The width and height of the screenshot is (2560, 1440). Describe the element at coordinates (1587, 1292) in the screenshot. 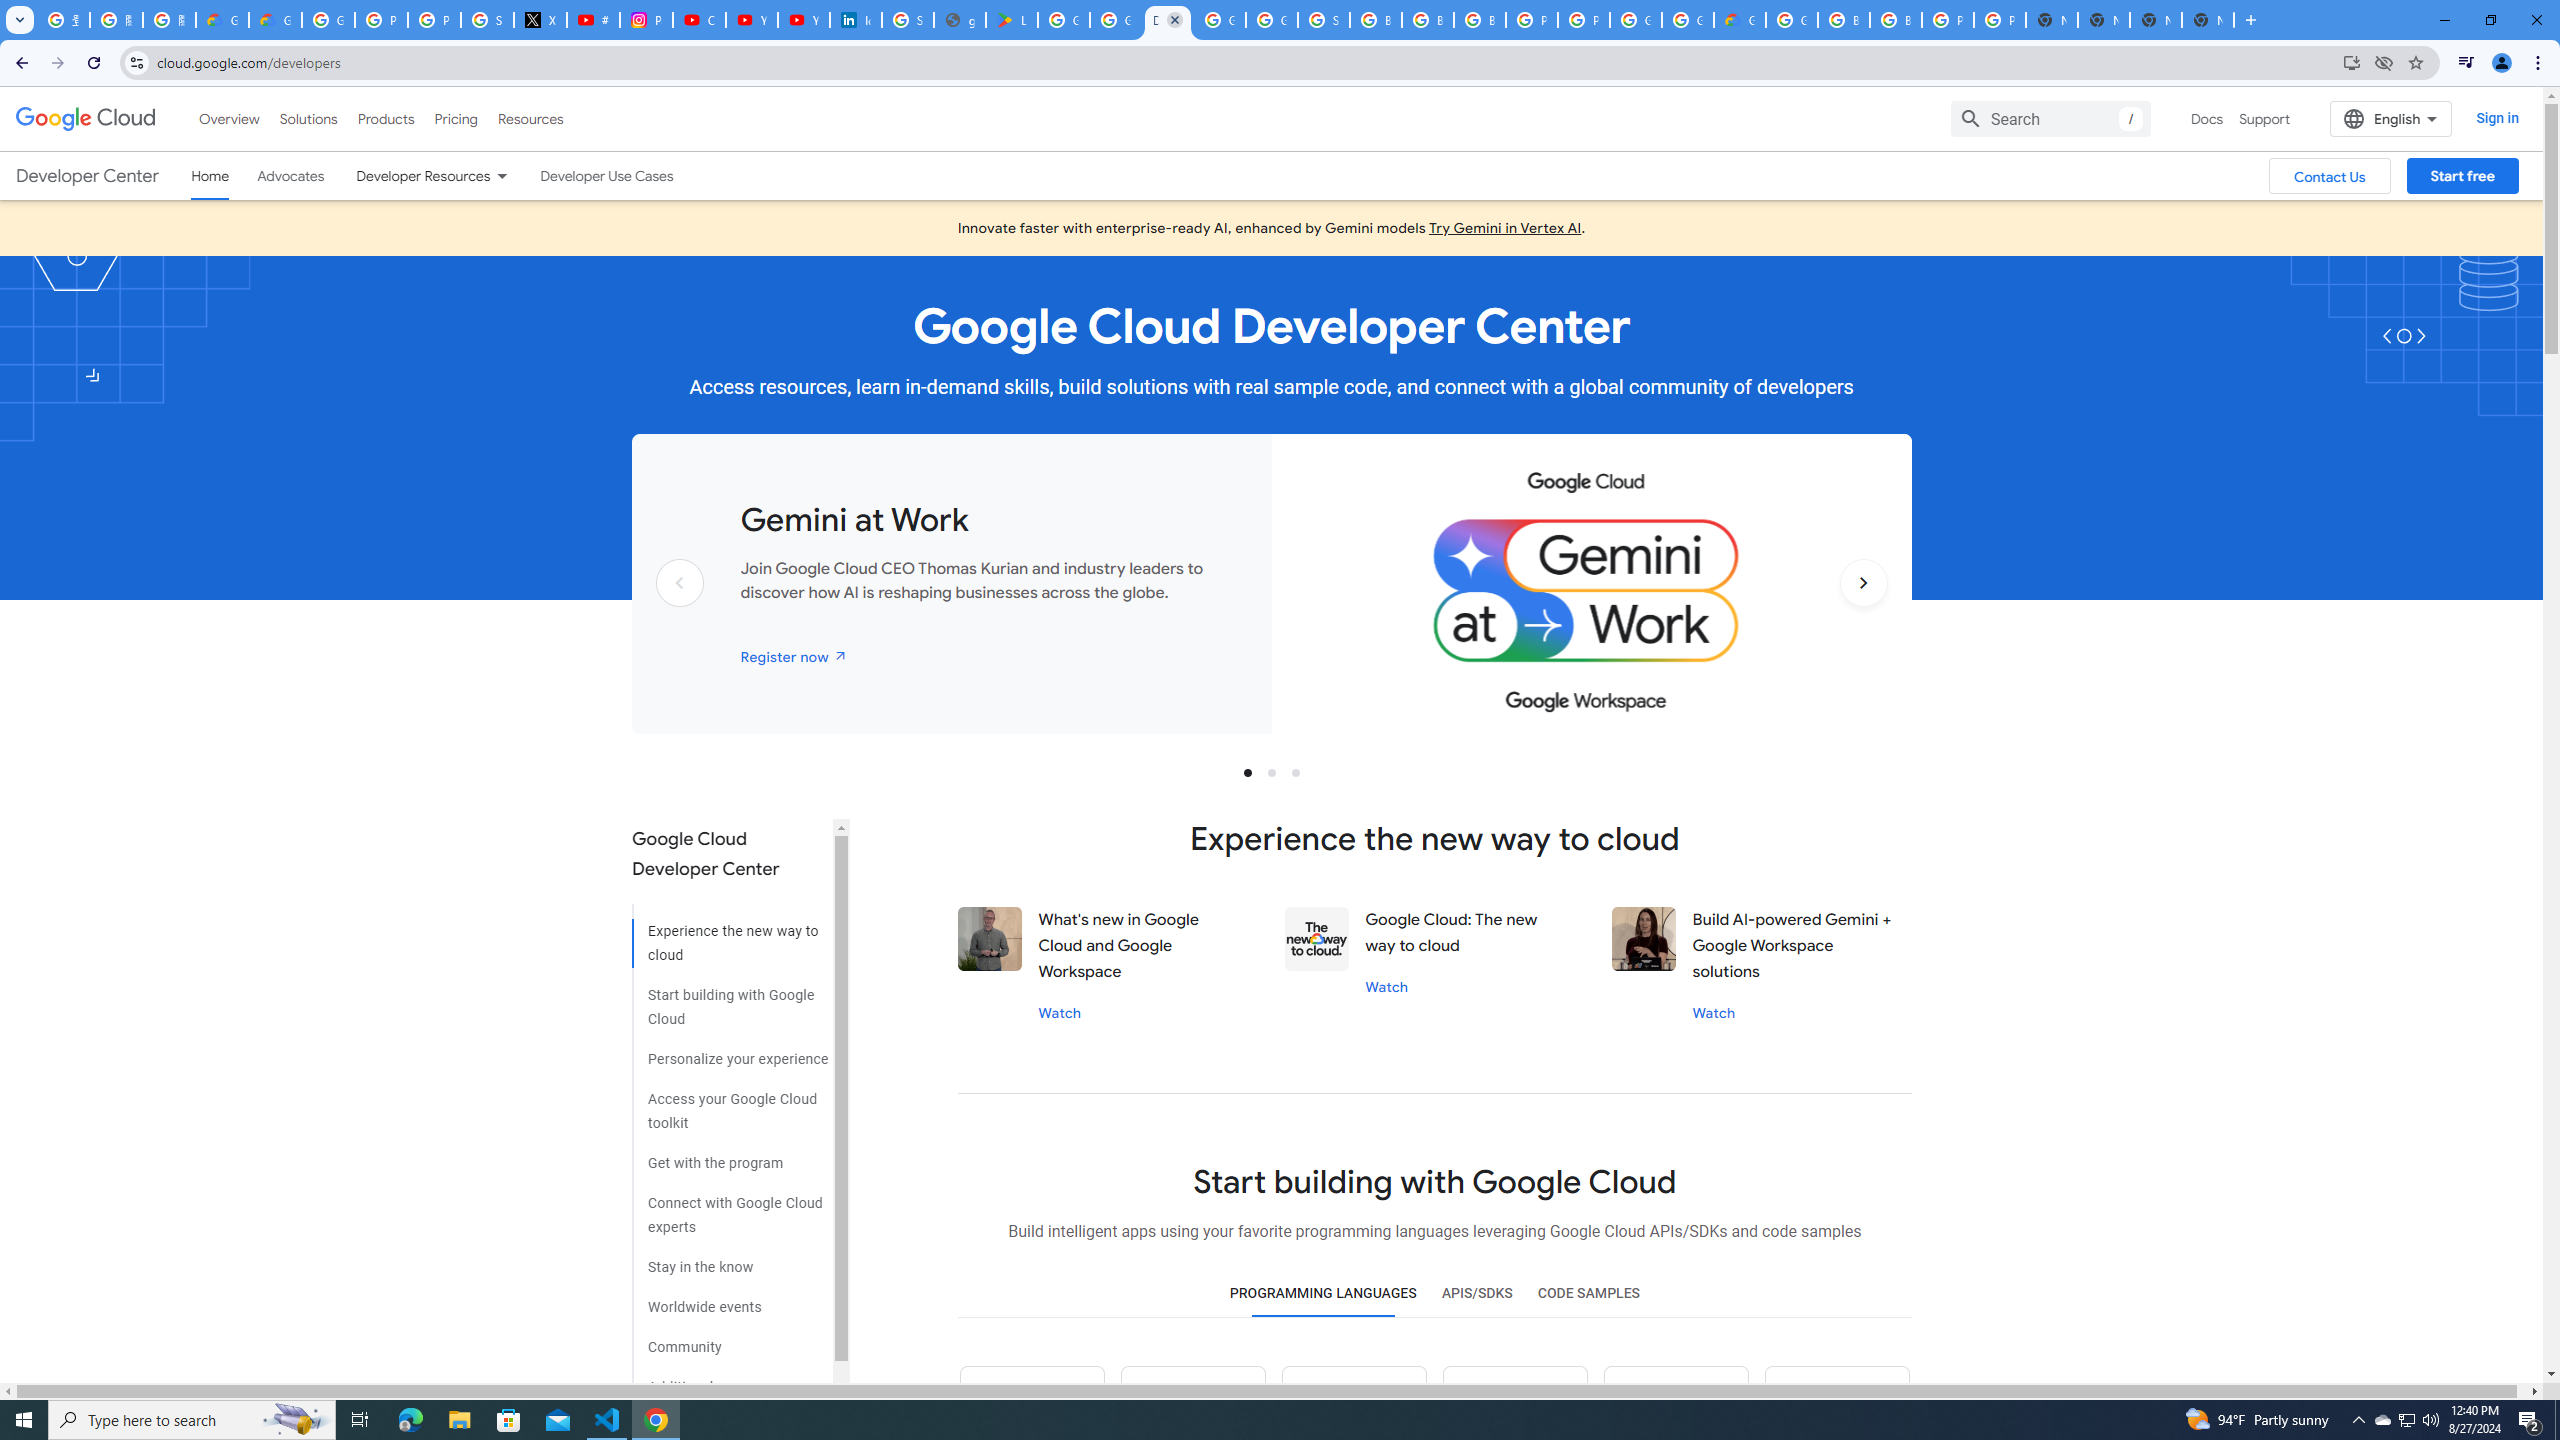

I see `'CODE SAMPLES'` at that location.